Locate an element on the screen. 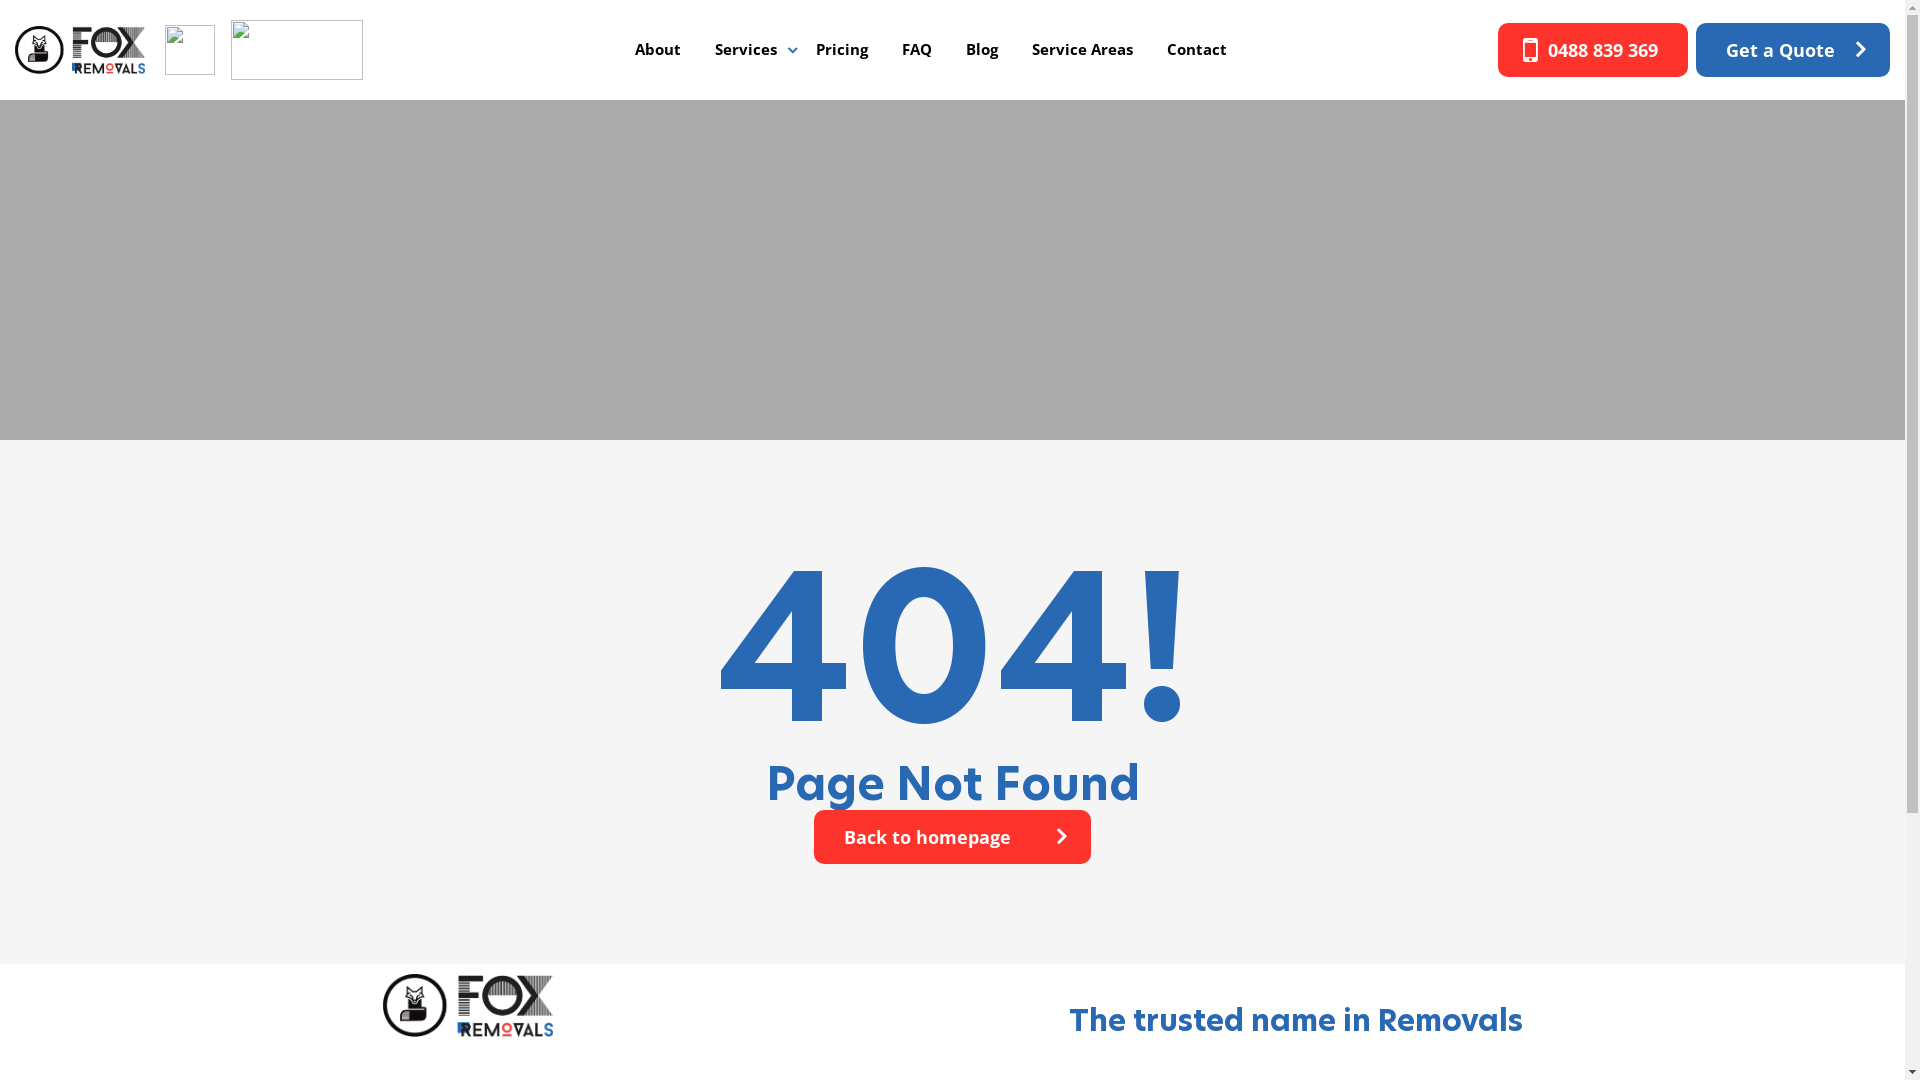 Image resolution: width=1920 pixels, height=1080 pixels. 'Contact' is located at coordinates (1196, 48).